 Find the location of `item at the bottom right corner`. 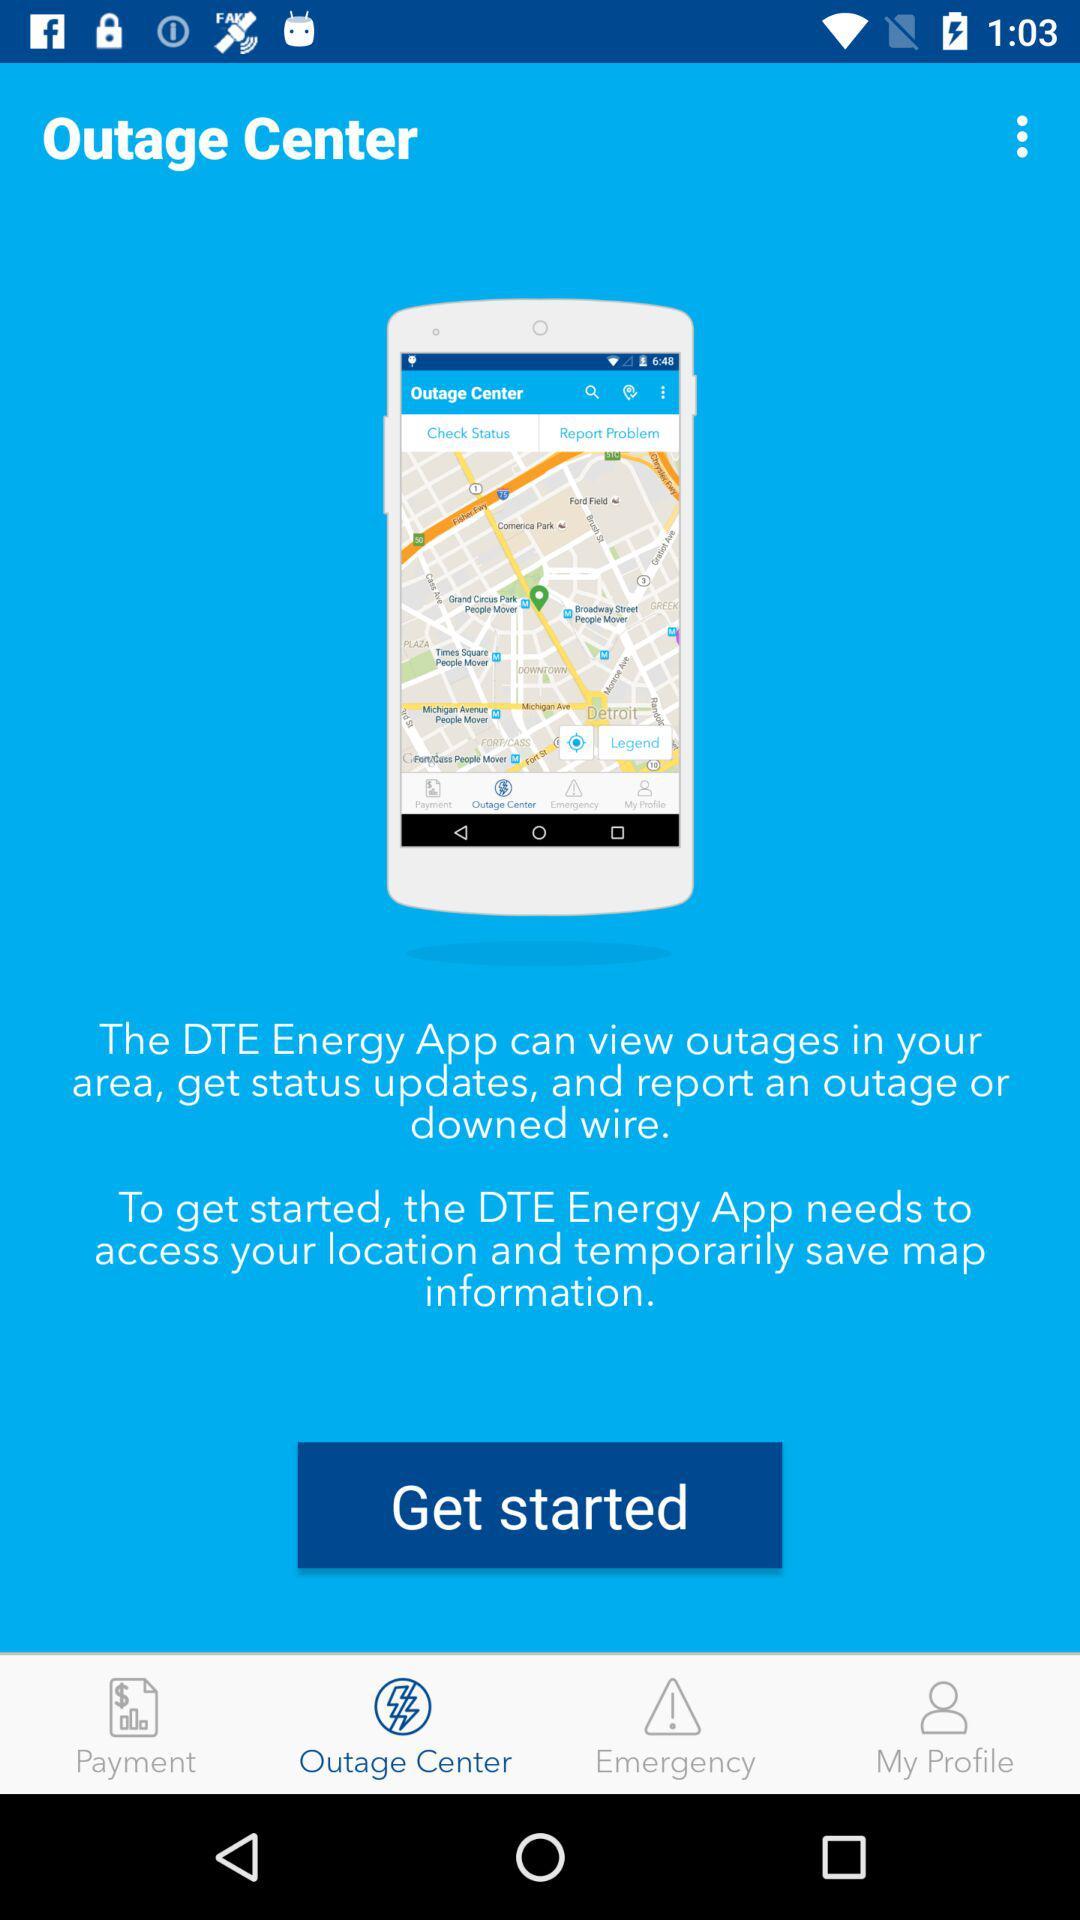

item at the bottom right corner is located at coordinates (945, 1723).